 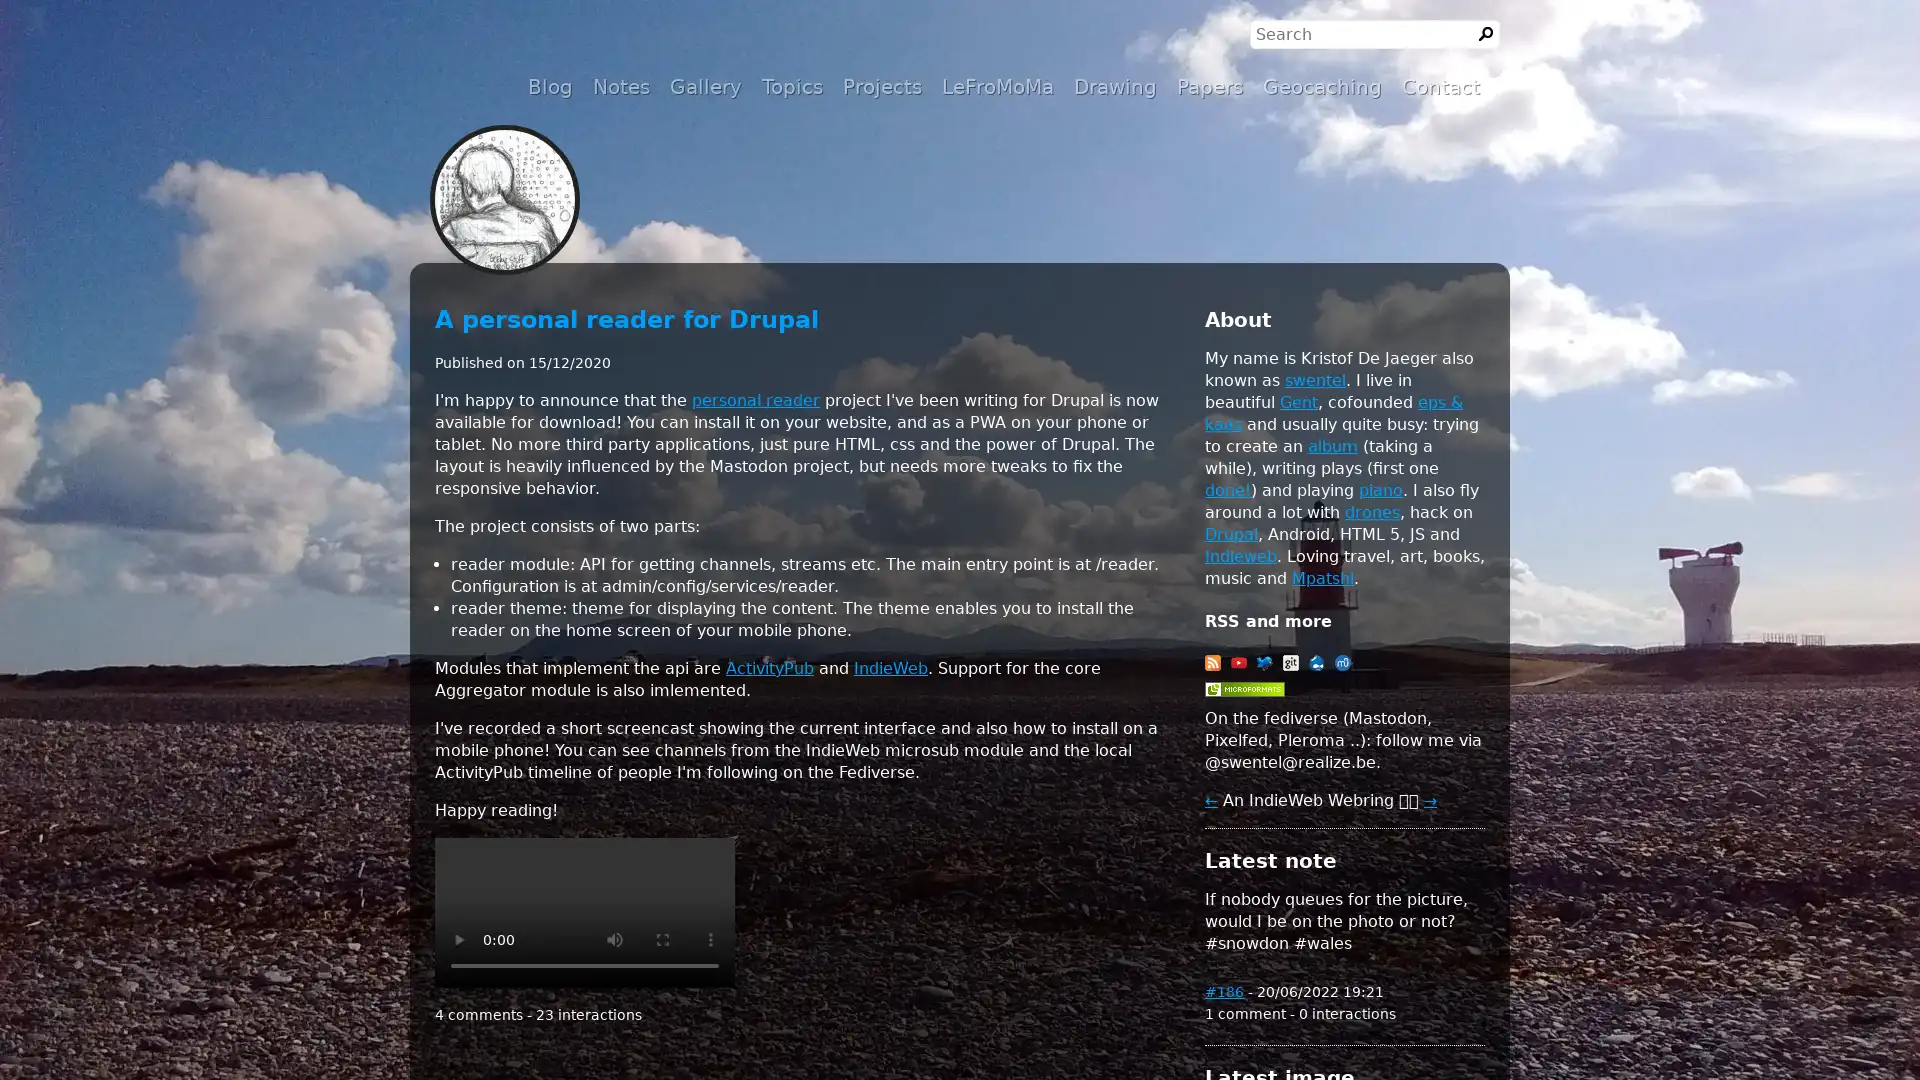 I want to click on play, so click(x=458, y=938).